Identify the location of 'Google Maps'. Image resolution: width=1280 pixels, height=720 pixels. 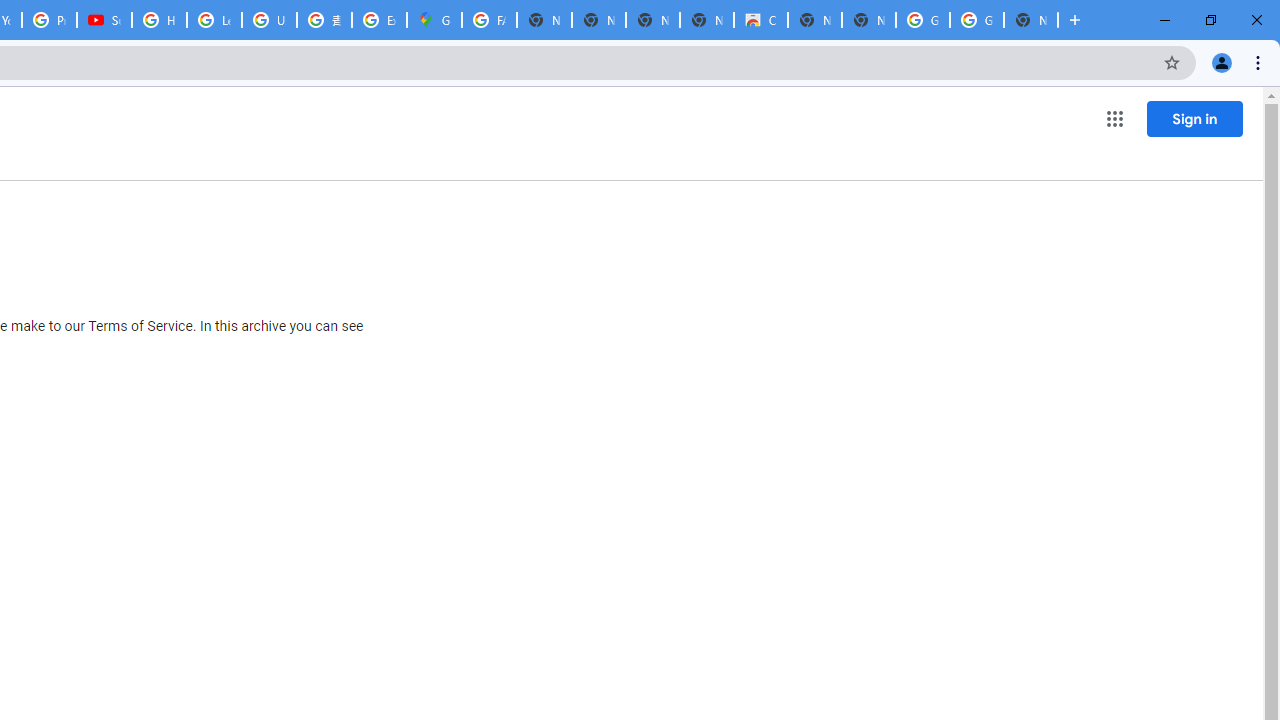
(433, 20).